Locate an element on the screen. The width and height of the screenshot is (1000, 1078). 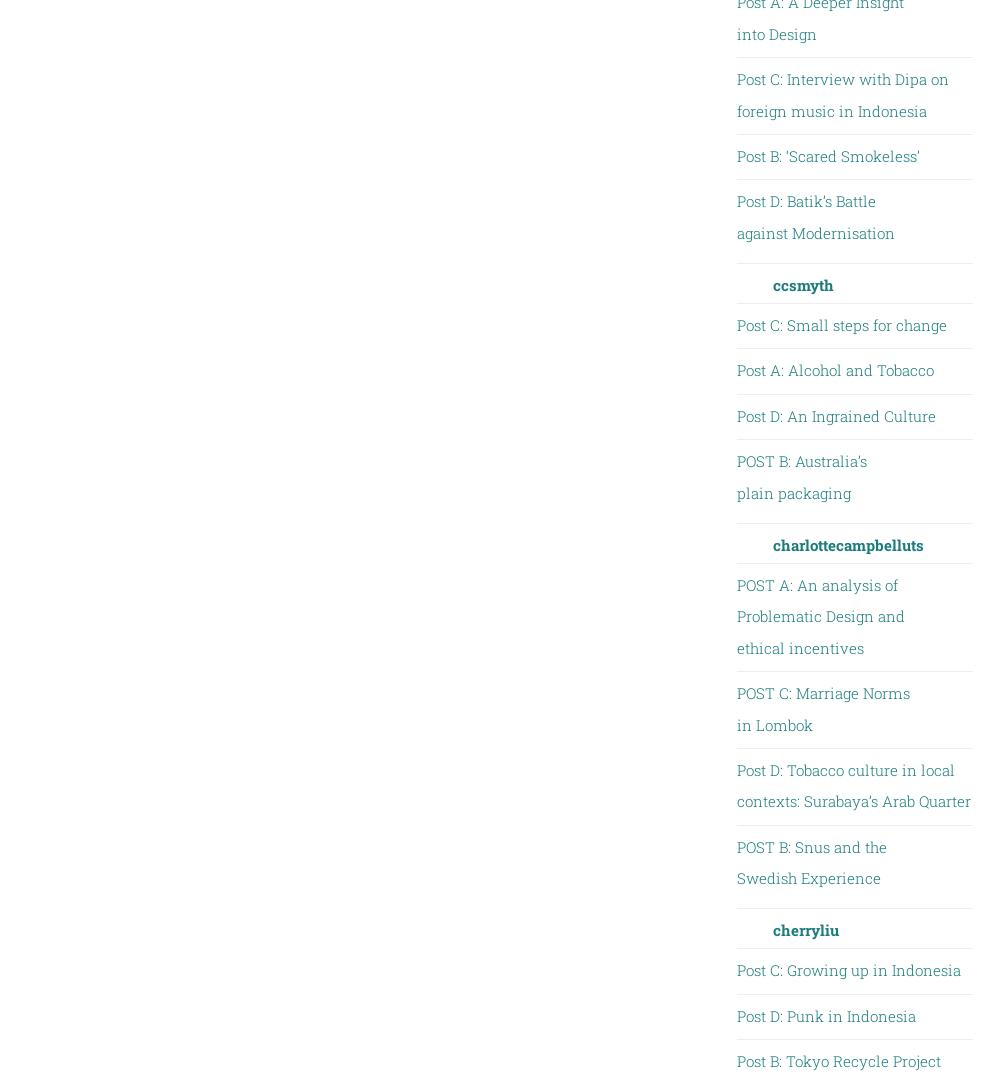
'Post B: ‘Scared Smokeless’' is located at coordinates (826, 154).